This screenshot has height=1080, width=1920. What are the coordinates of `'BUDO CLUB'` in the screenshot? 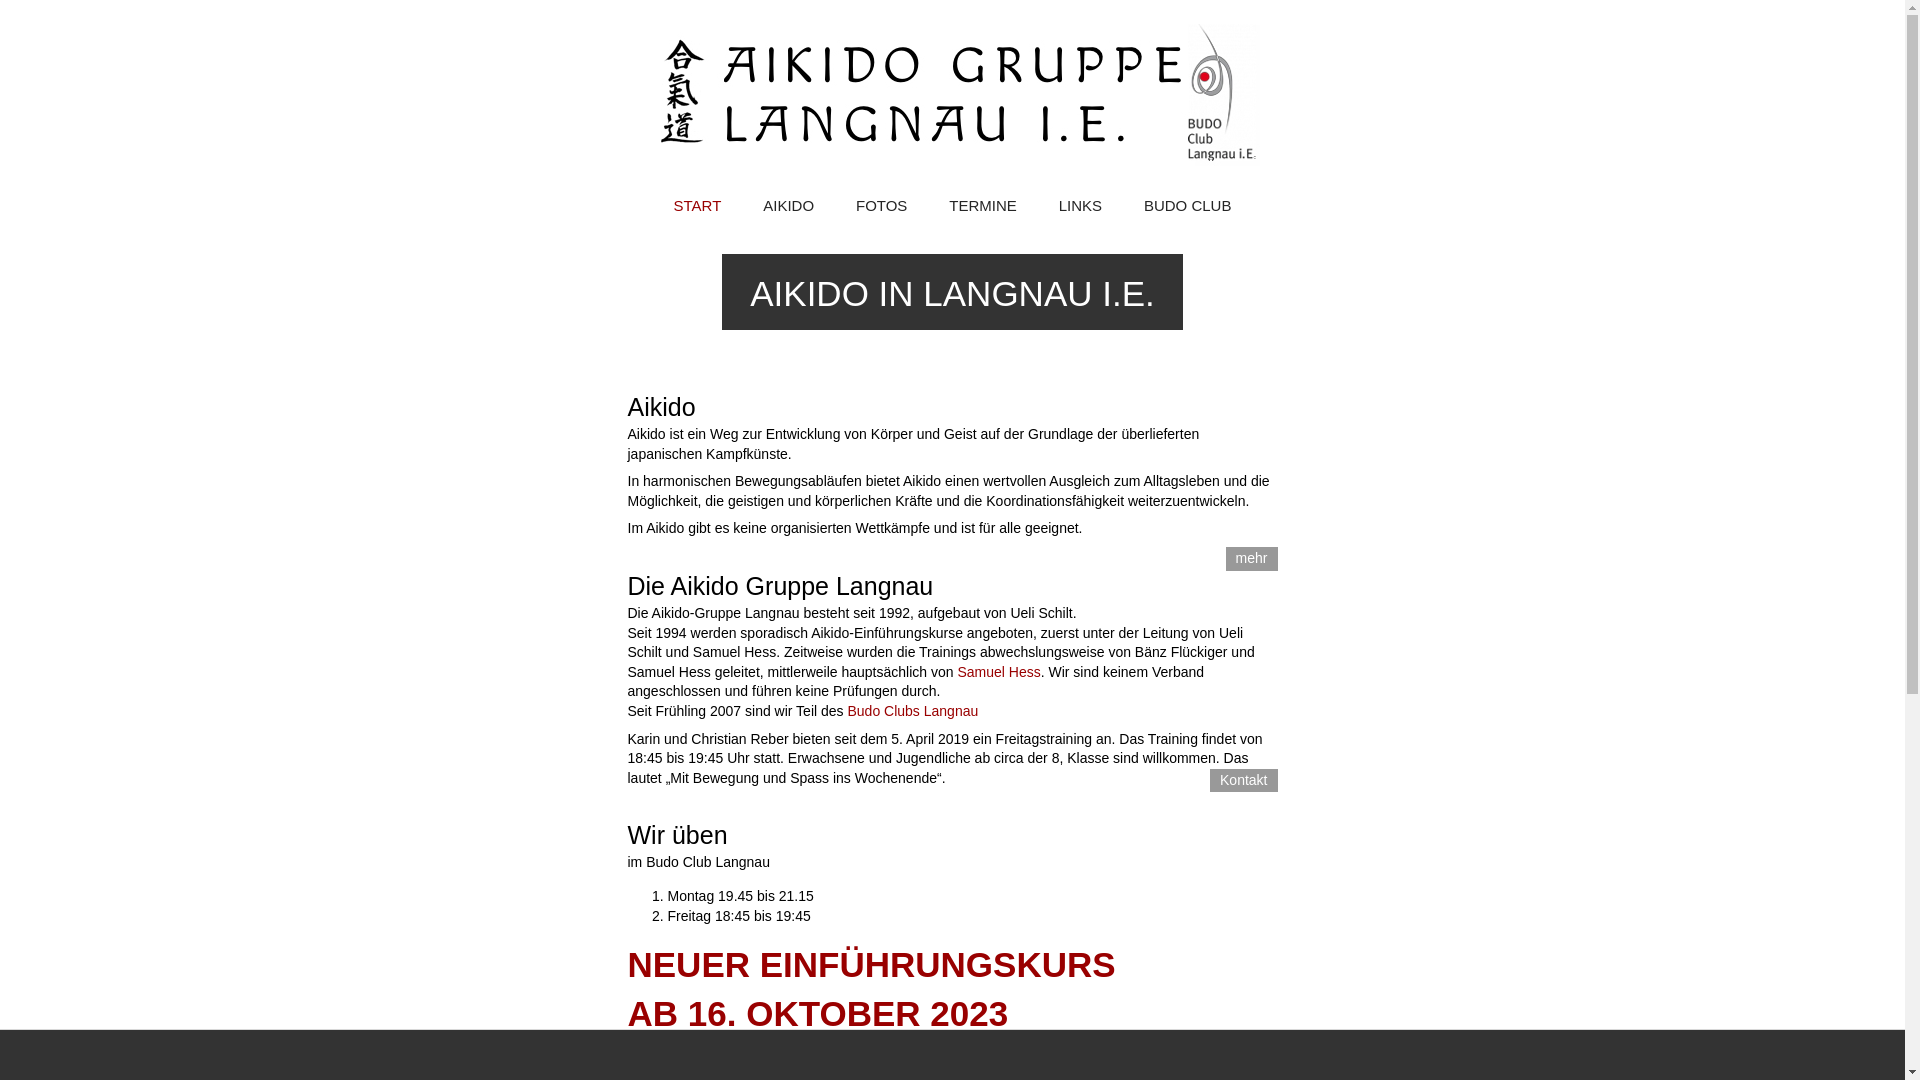 It's located at (1188, 207).